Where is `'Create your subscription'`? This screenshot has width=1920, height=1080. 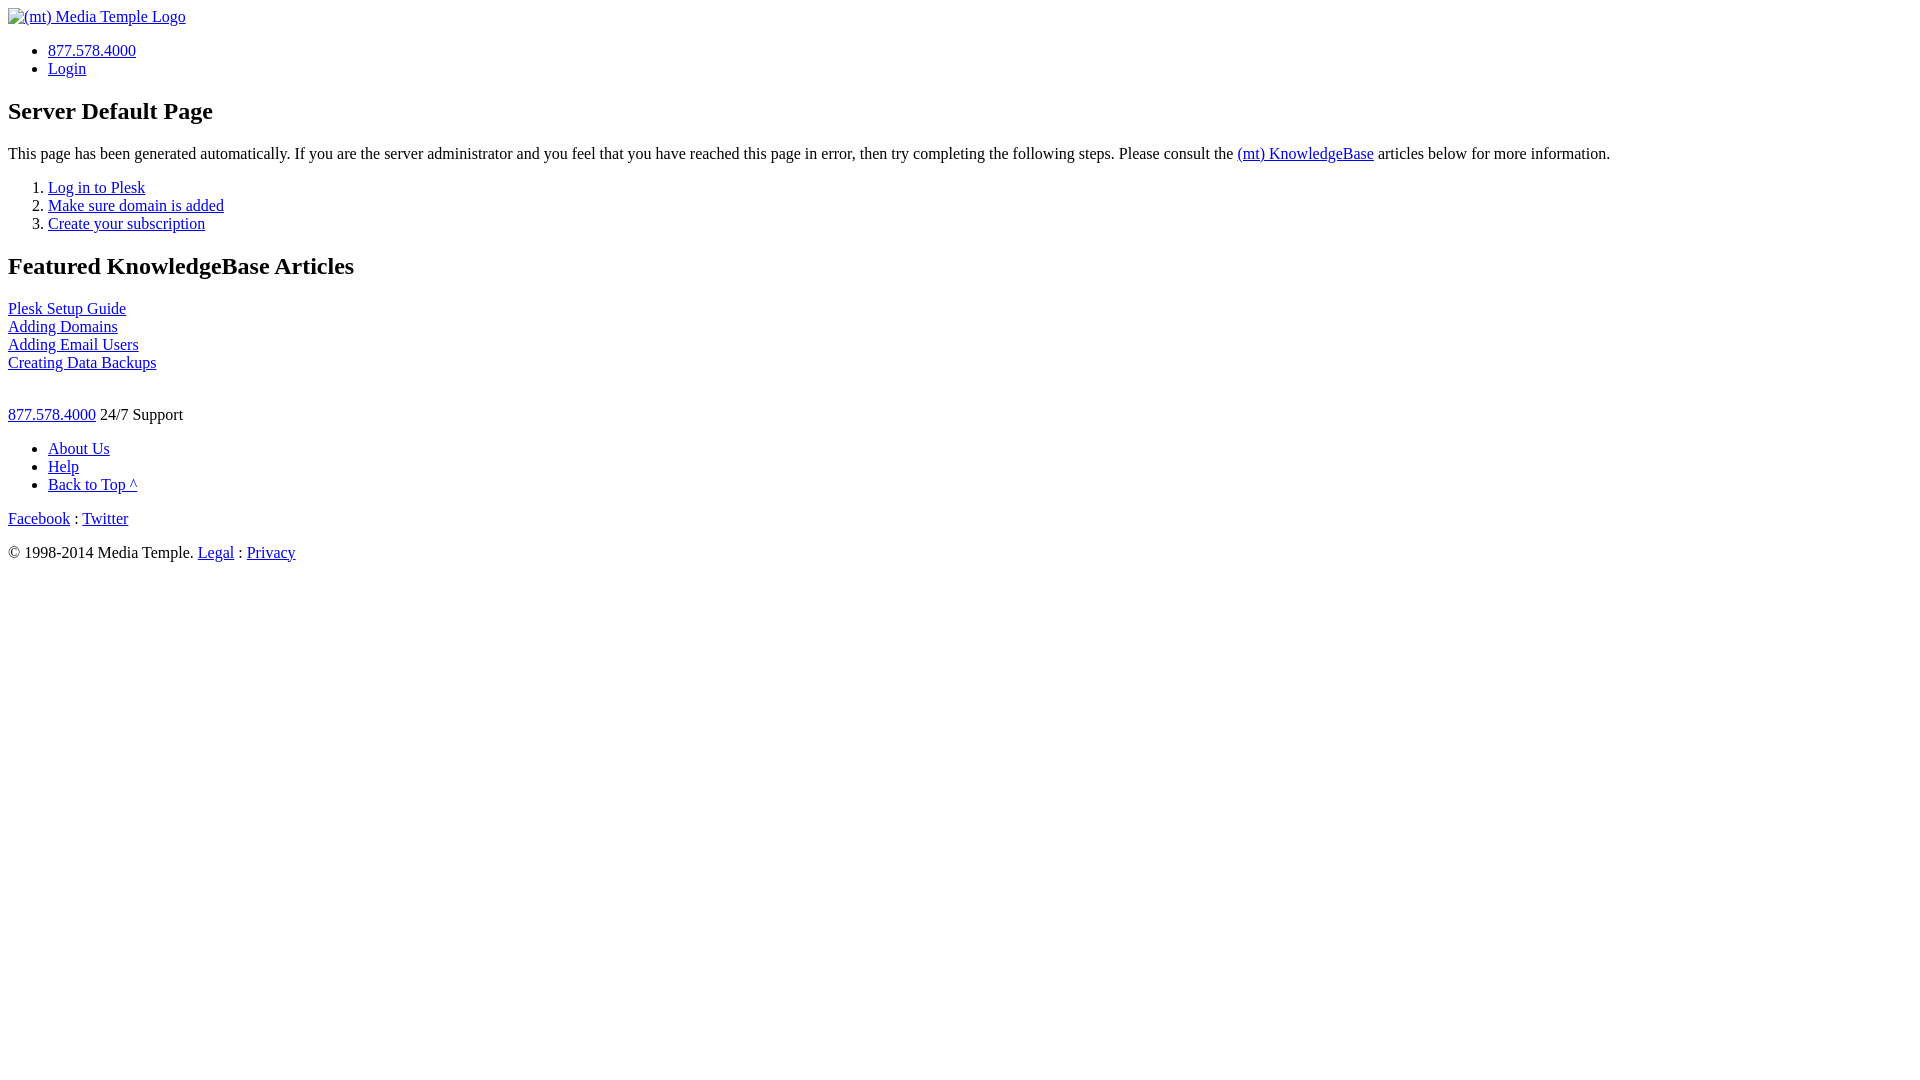 'Create your subscription' is located at coordinates (125, 223).